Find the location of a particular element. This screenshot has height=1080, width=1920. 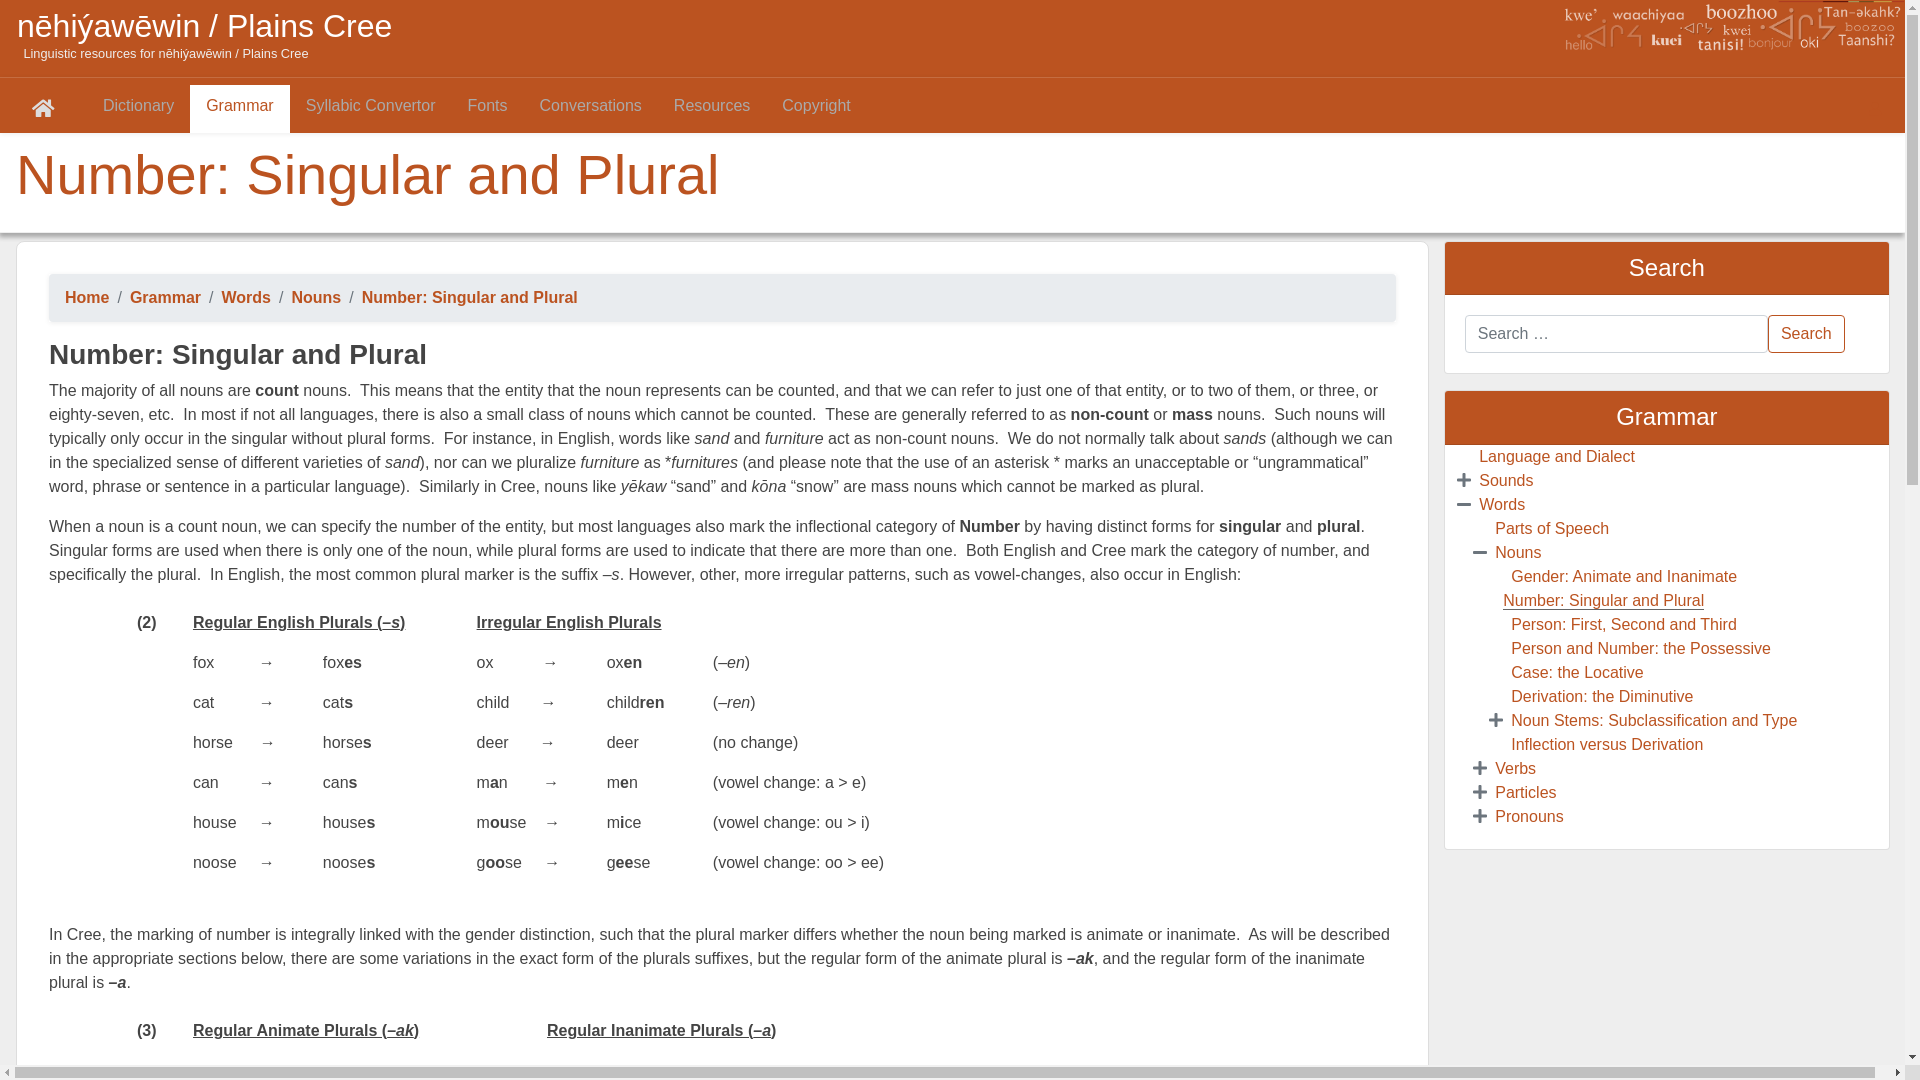

'Grammar' is located at coordinates (128, 297).